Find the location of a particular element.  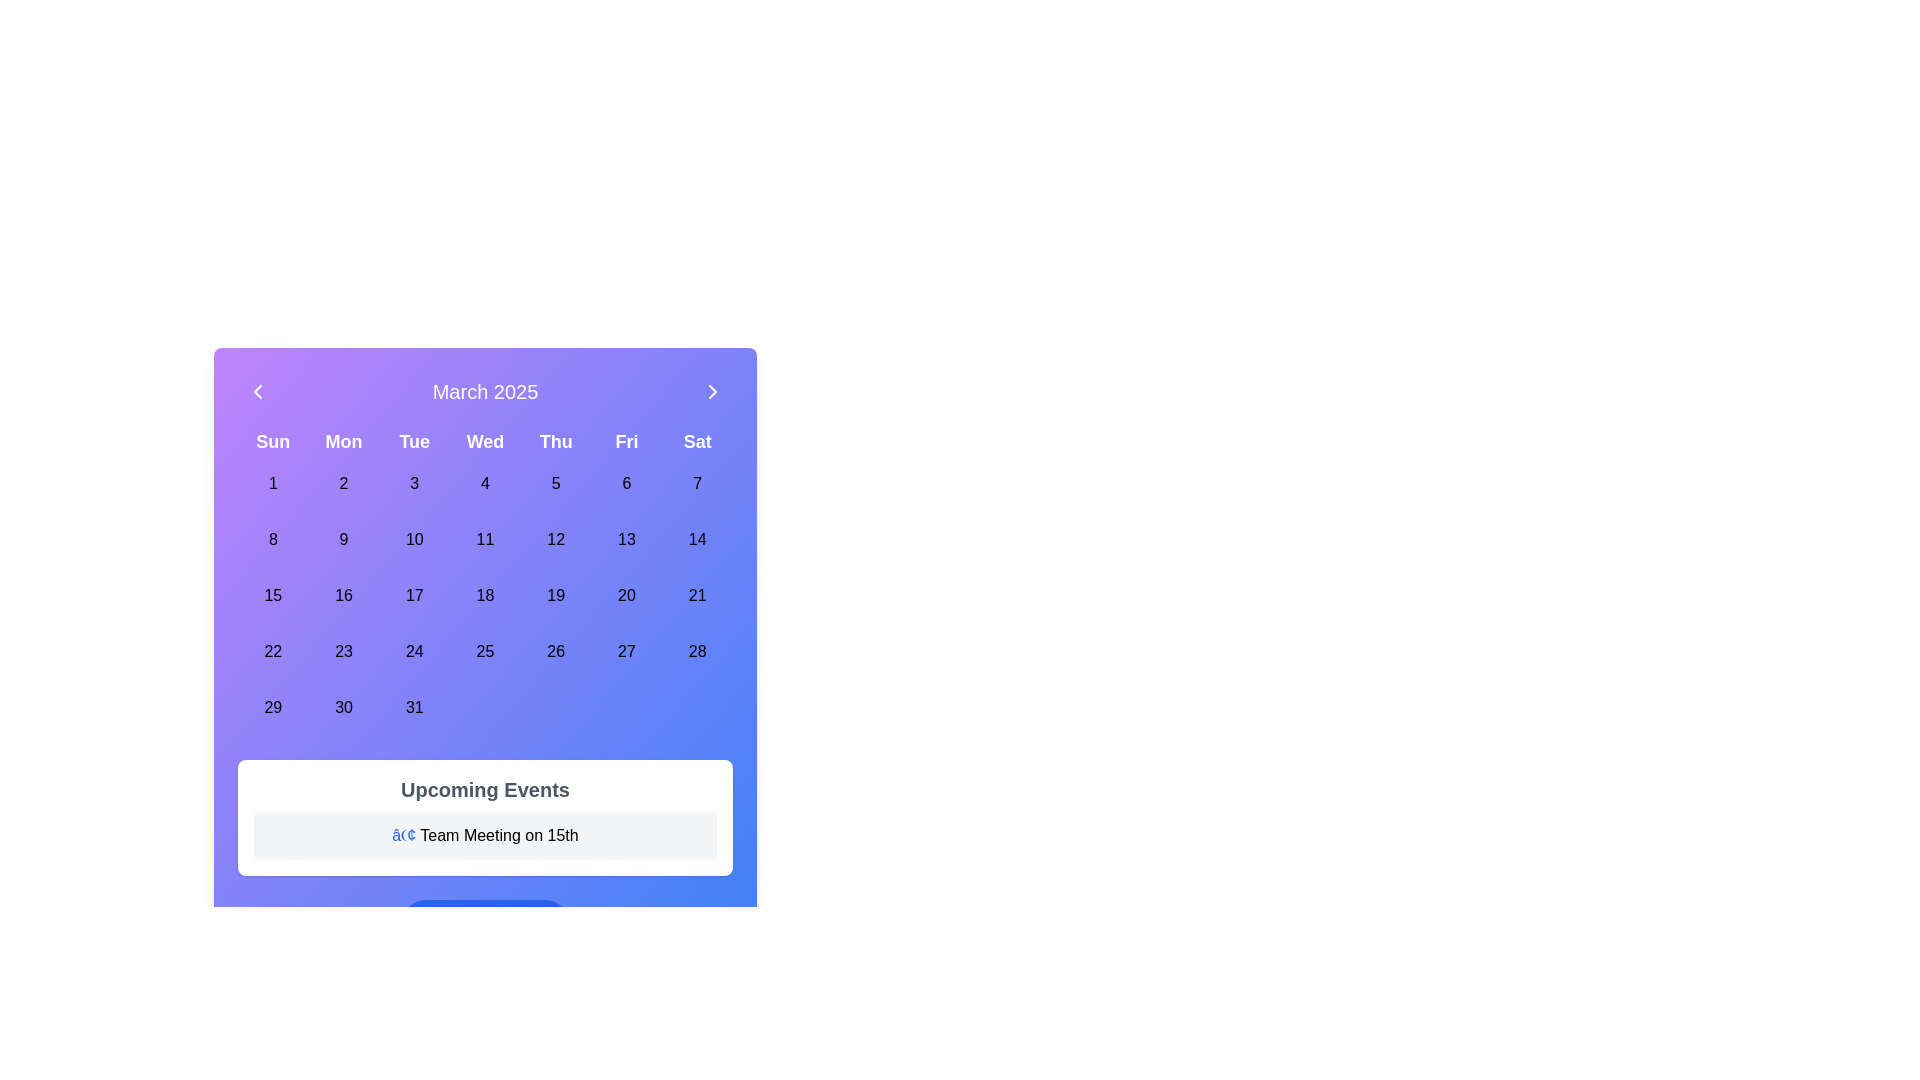

the circular button labeled '4' located in the fourth column under 'Wed' in the first week of the displayed calendar to activate its hover effects is located at coordinates (485, 483).